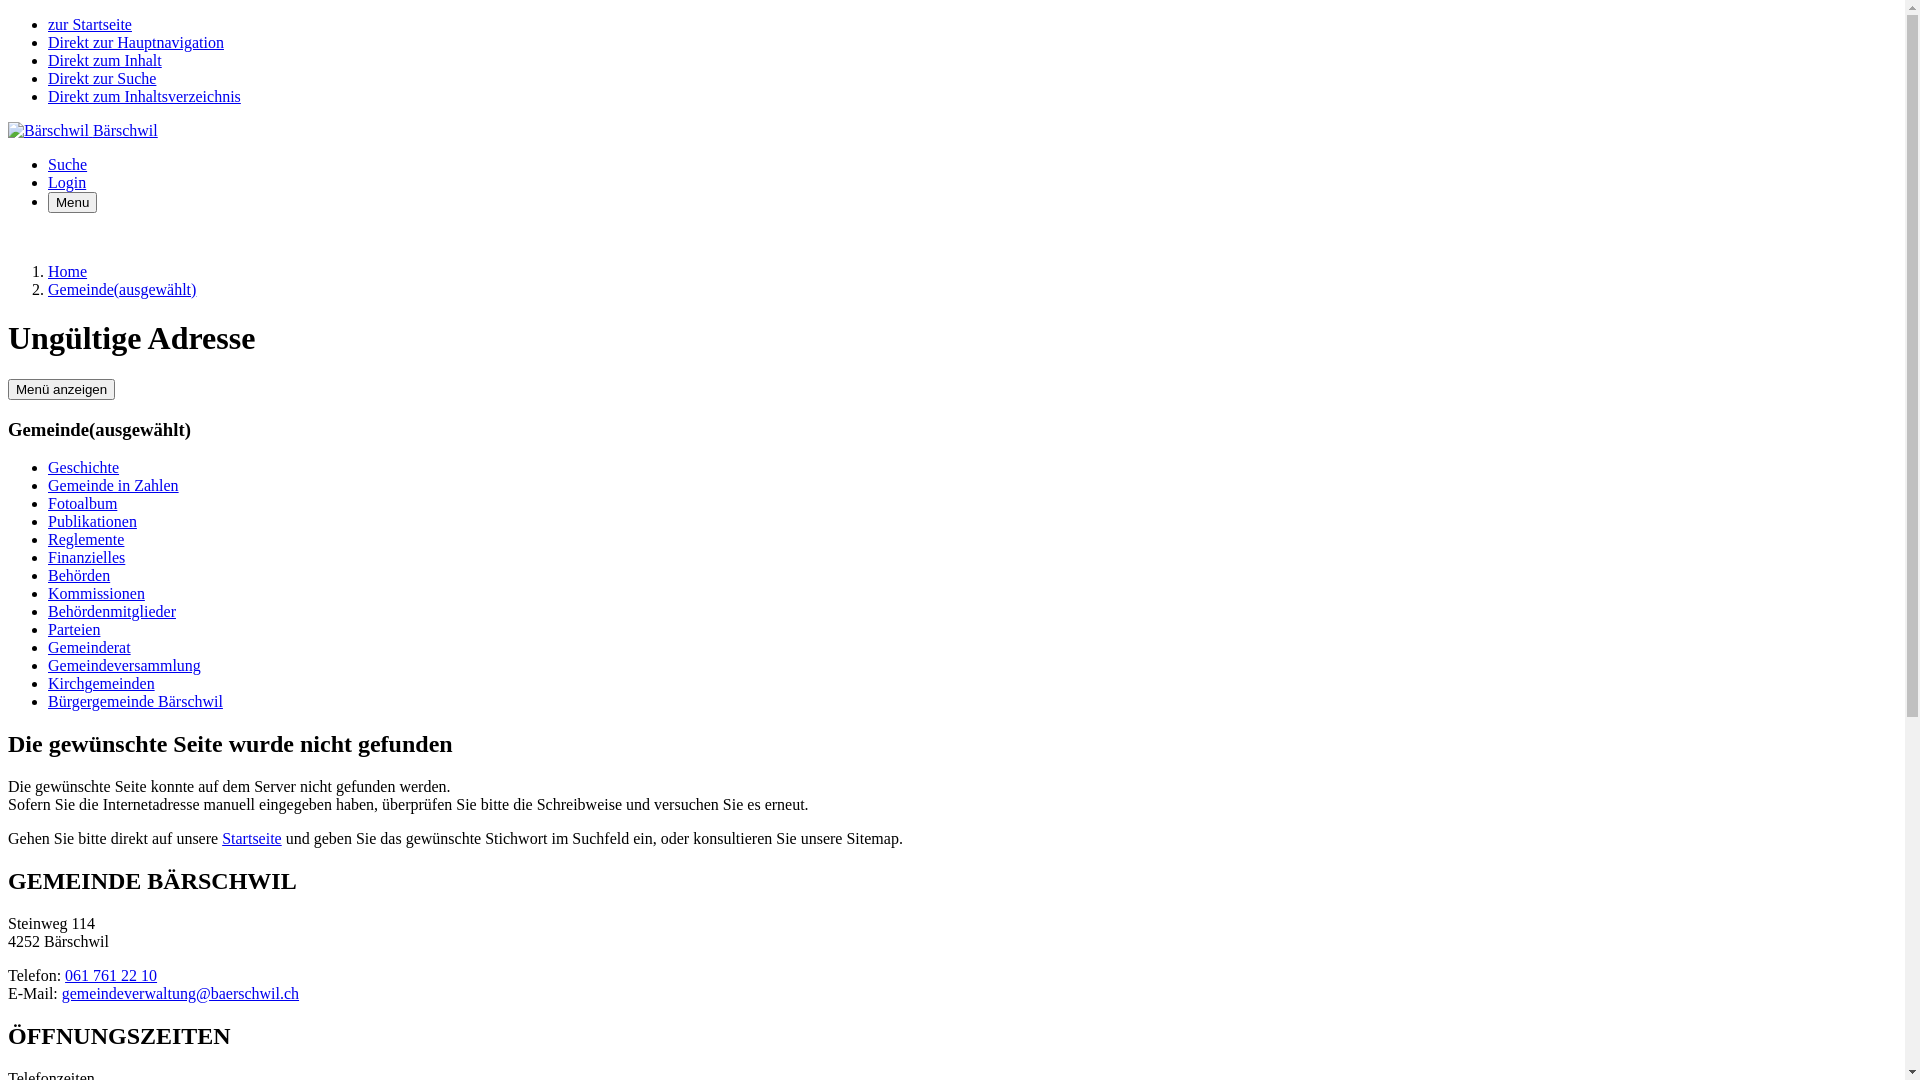 The image size is (1920, 1080). What do you see at coordinates (100, 77) in the screenshot?
I see `'Direkt zur Suche'` at bounding box center [100, 77].